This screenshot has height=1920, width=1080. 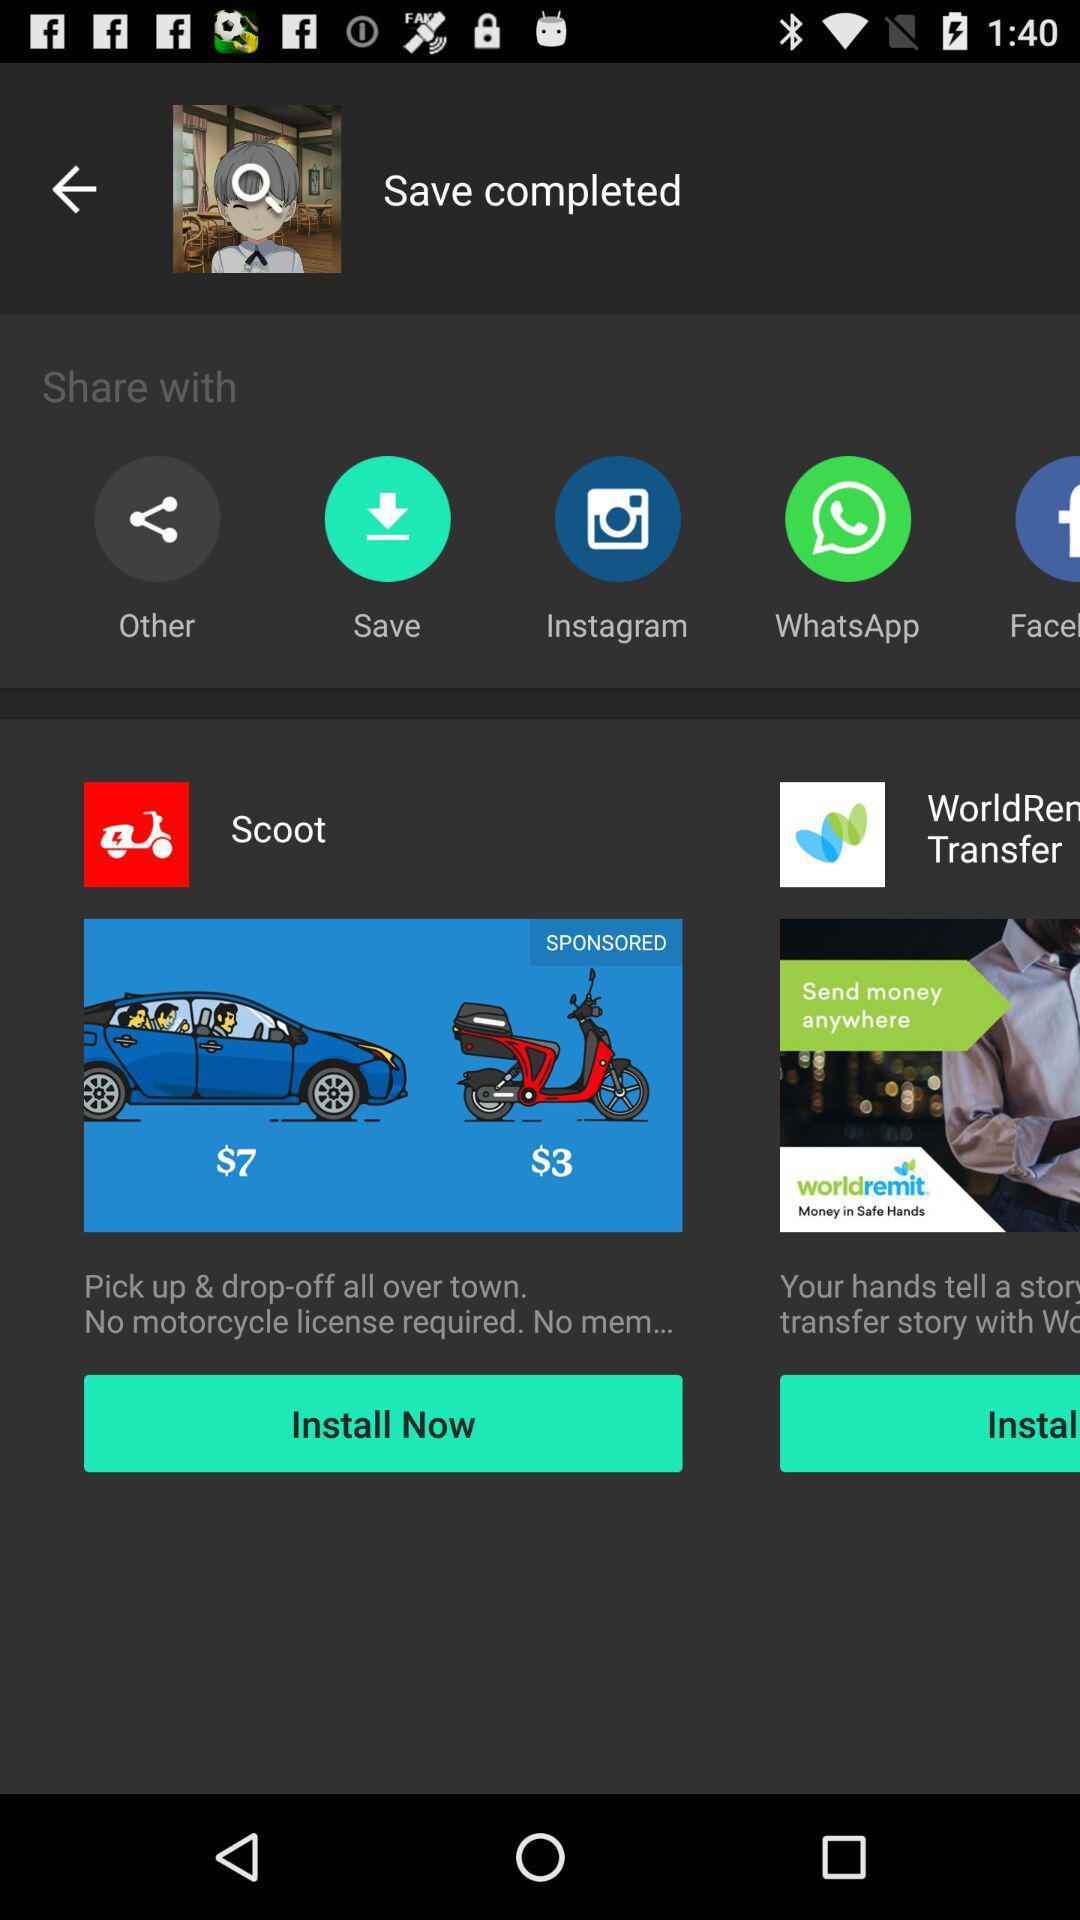 What do you see at coordinates (605, 941) in the screenshot?
I see `sponsored icon` at bounding box center [605, 941].